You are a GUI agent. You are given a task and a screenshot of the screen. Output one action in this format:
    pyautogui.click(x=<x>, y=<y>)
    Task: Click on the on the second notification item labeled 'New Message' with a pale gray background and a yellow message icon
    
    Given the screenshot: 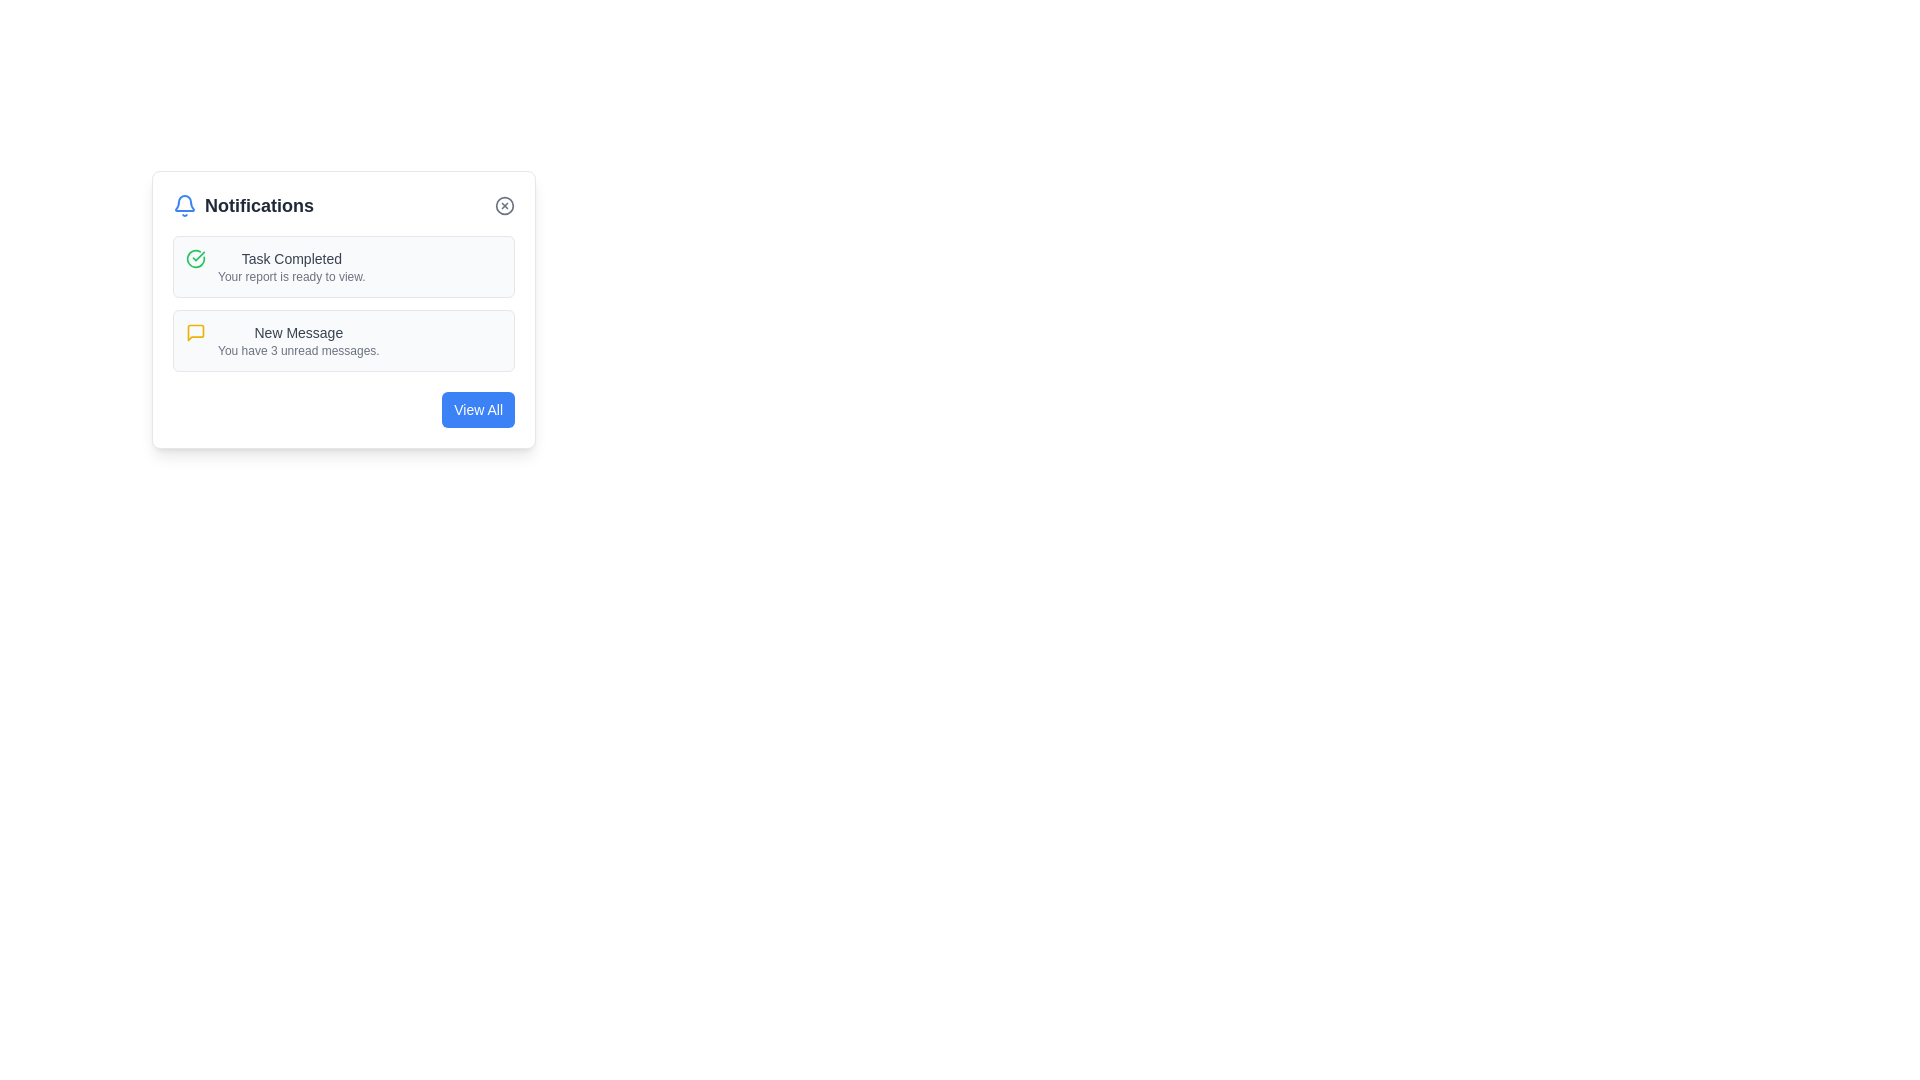 What is the action you would take?
    pyautogui.click(x=344, y=339)
    